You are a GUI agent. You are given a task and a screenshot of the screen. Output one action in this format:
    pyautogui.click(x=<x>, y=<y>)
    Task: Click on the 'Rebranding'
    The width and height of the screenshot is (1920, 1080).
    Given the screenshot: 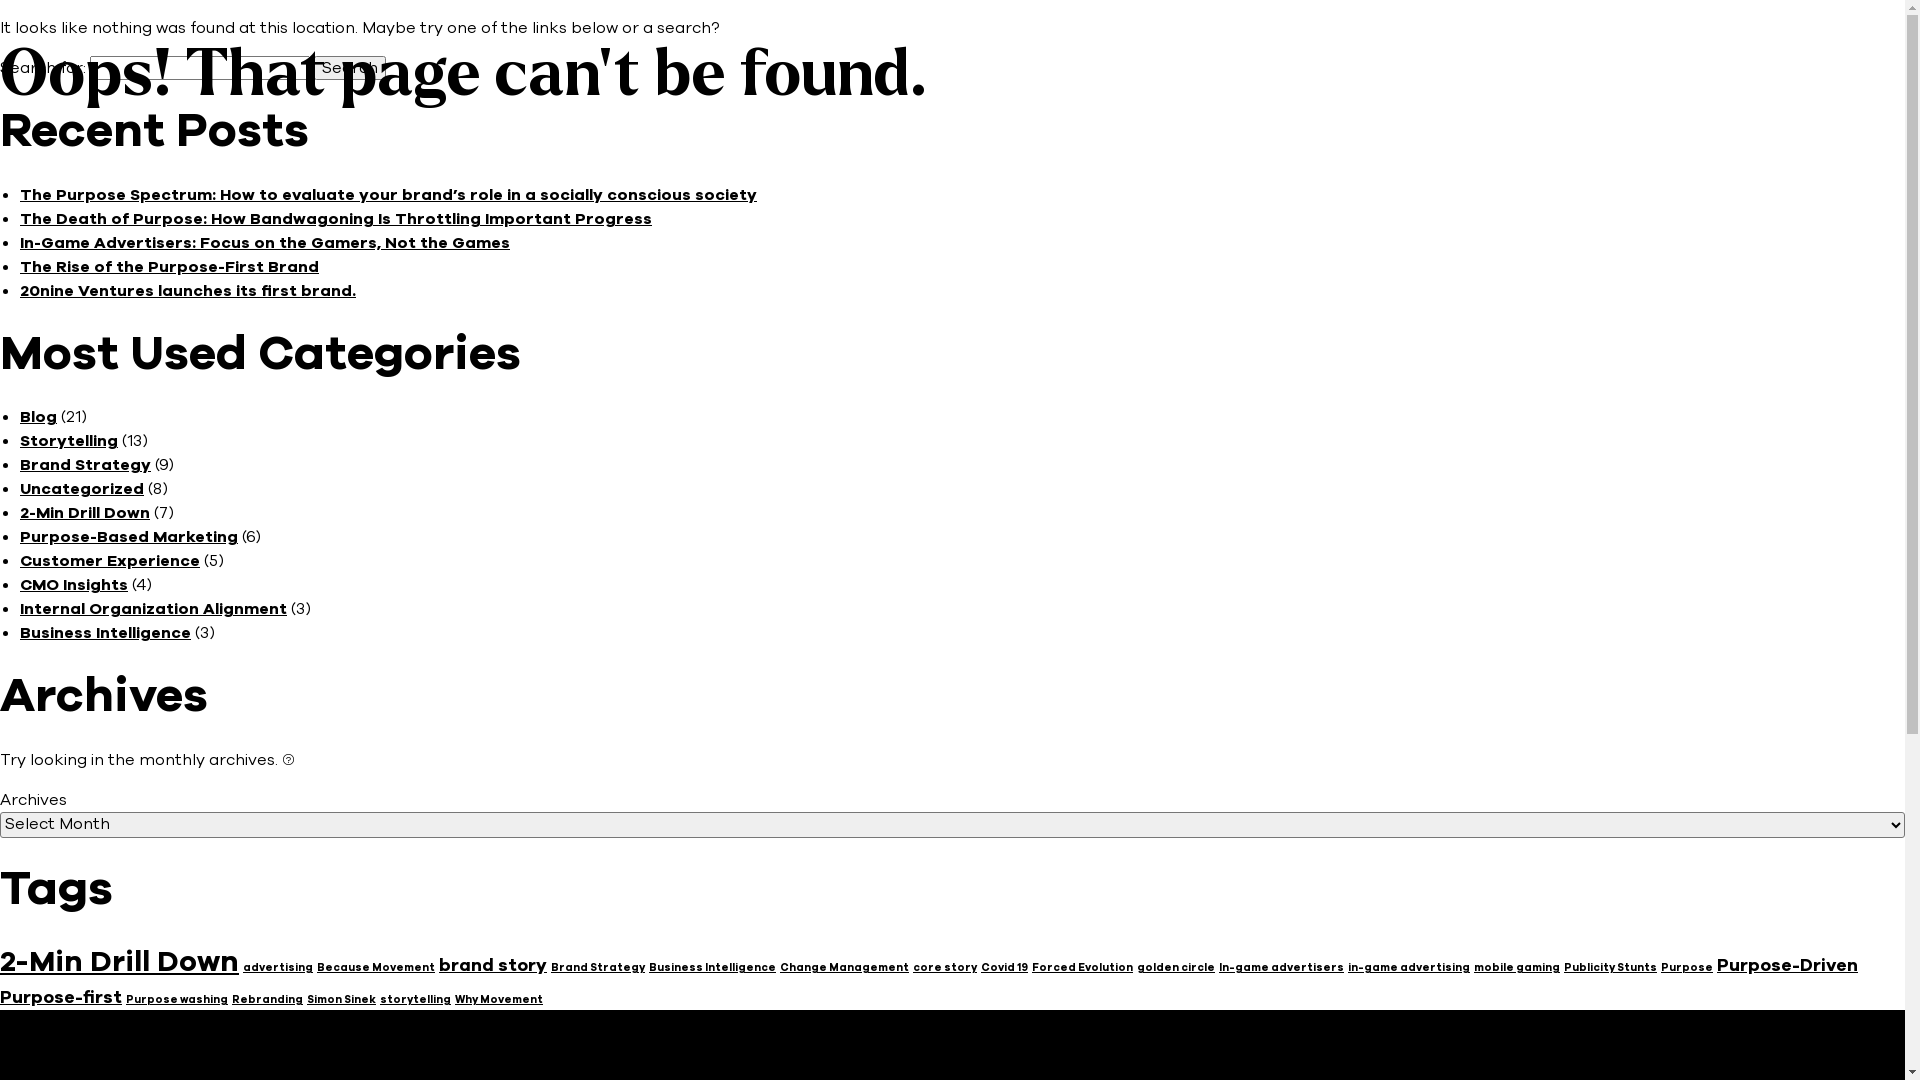 What is the action you would take?
    pyautogui.click(x=266, y=999)
    